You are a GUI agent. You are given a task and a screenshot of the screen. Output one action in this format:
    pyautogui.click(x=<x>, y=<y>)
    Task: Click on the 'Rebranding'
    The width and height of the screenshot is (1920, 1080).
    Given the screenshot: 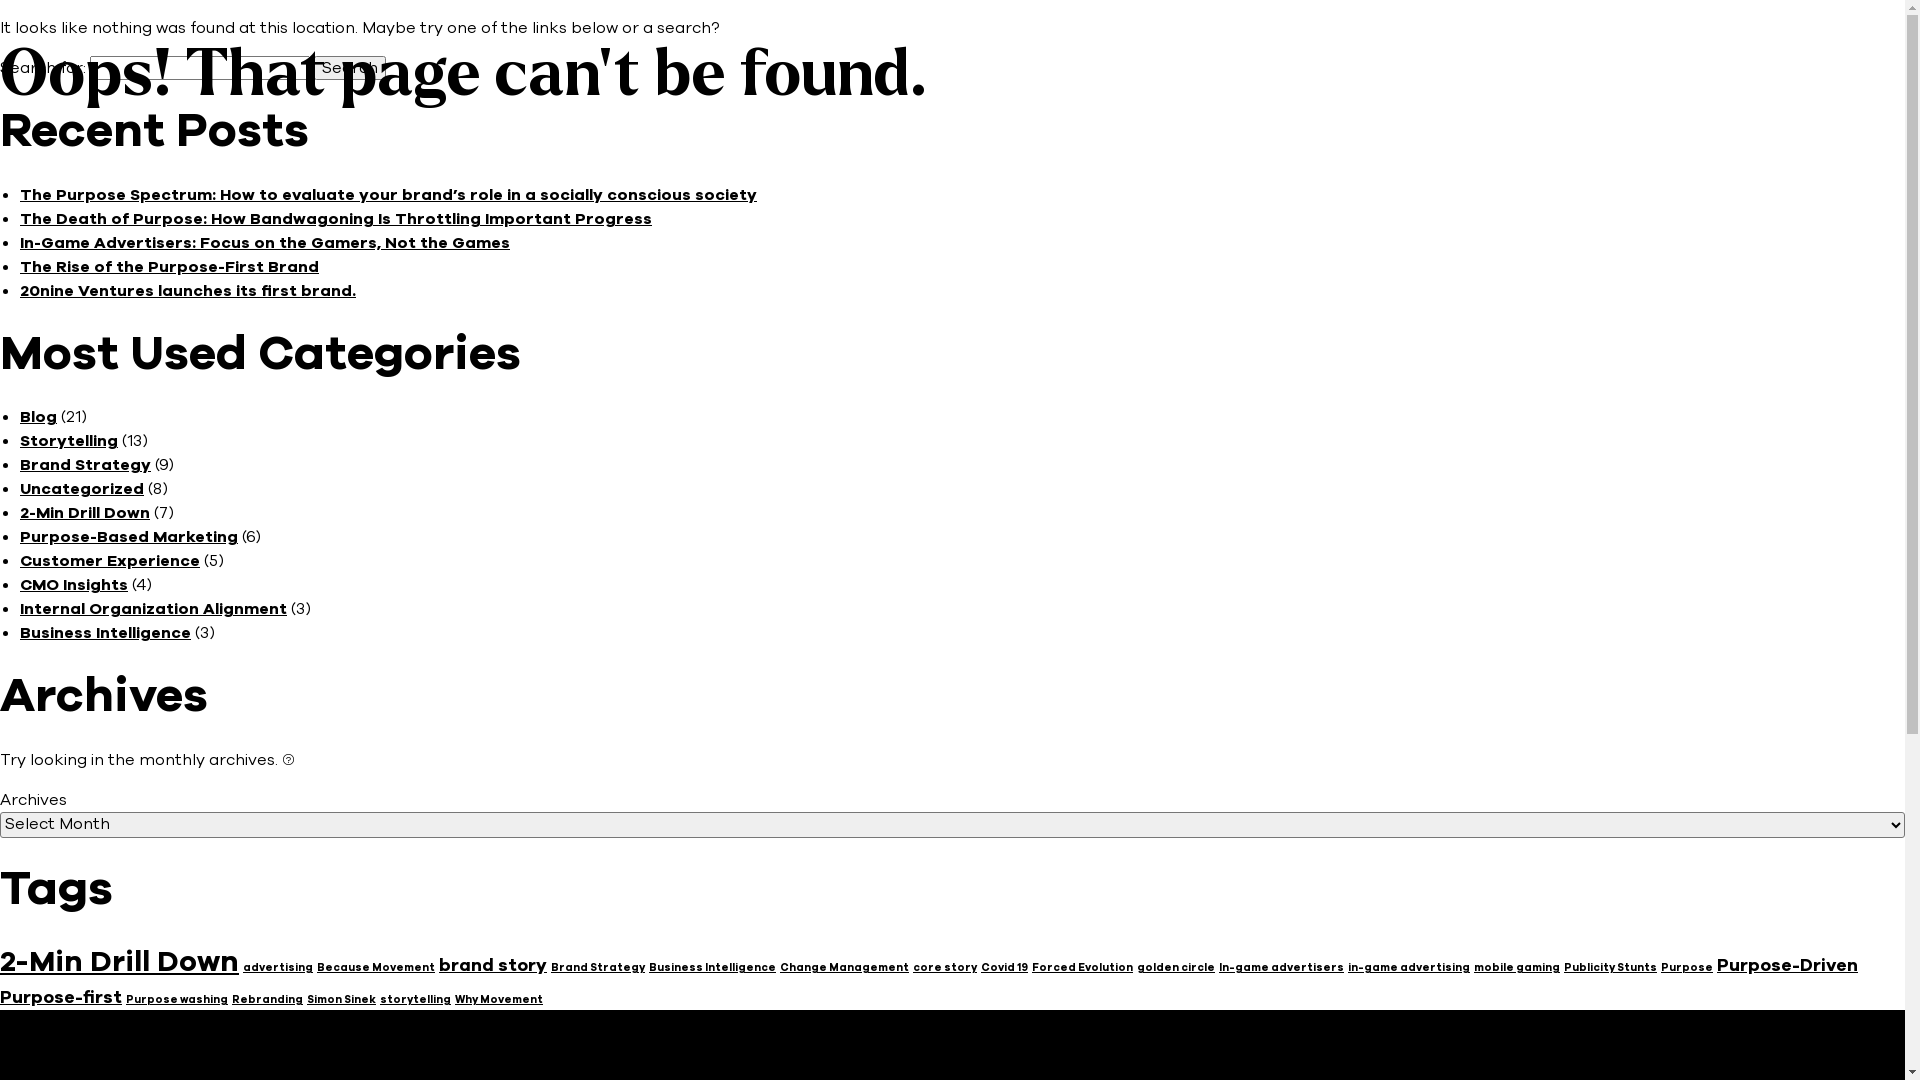 What is the action you would take?
    pyautogui.click(x=266, y=999)
    